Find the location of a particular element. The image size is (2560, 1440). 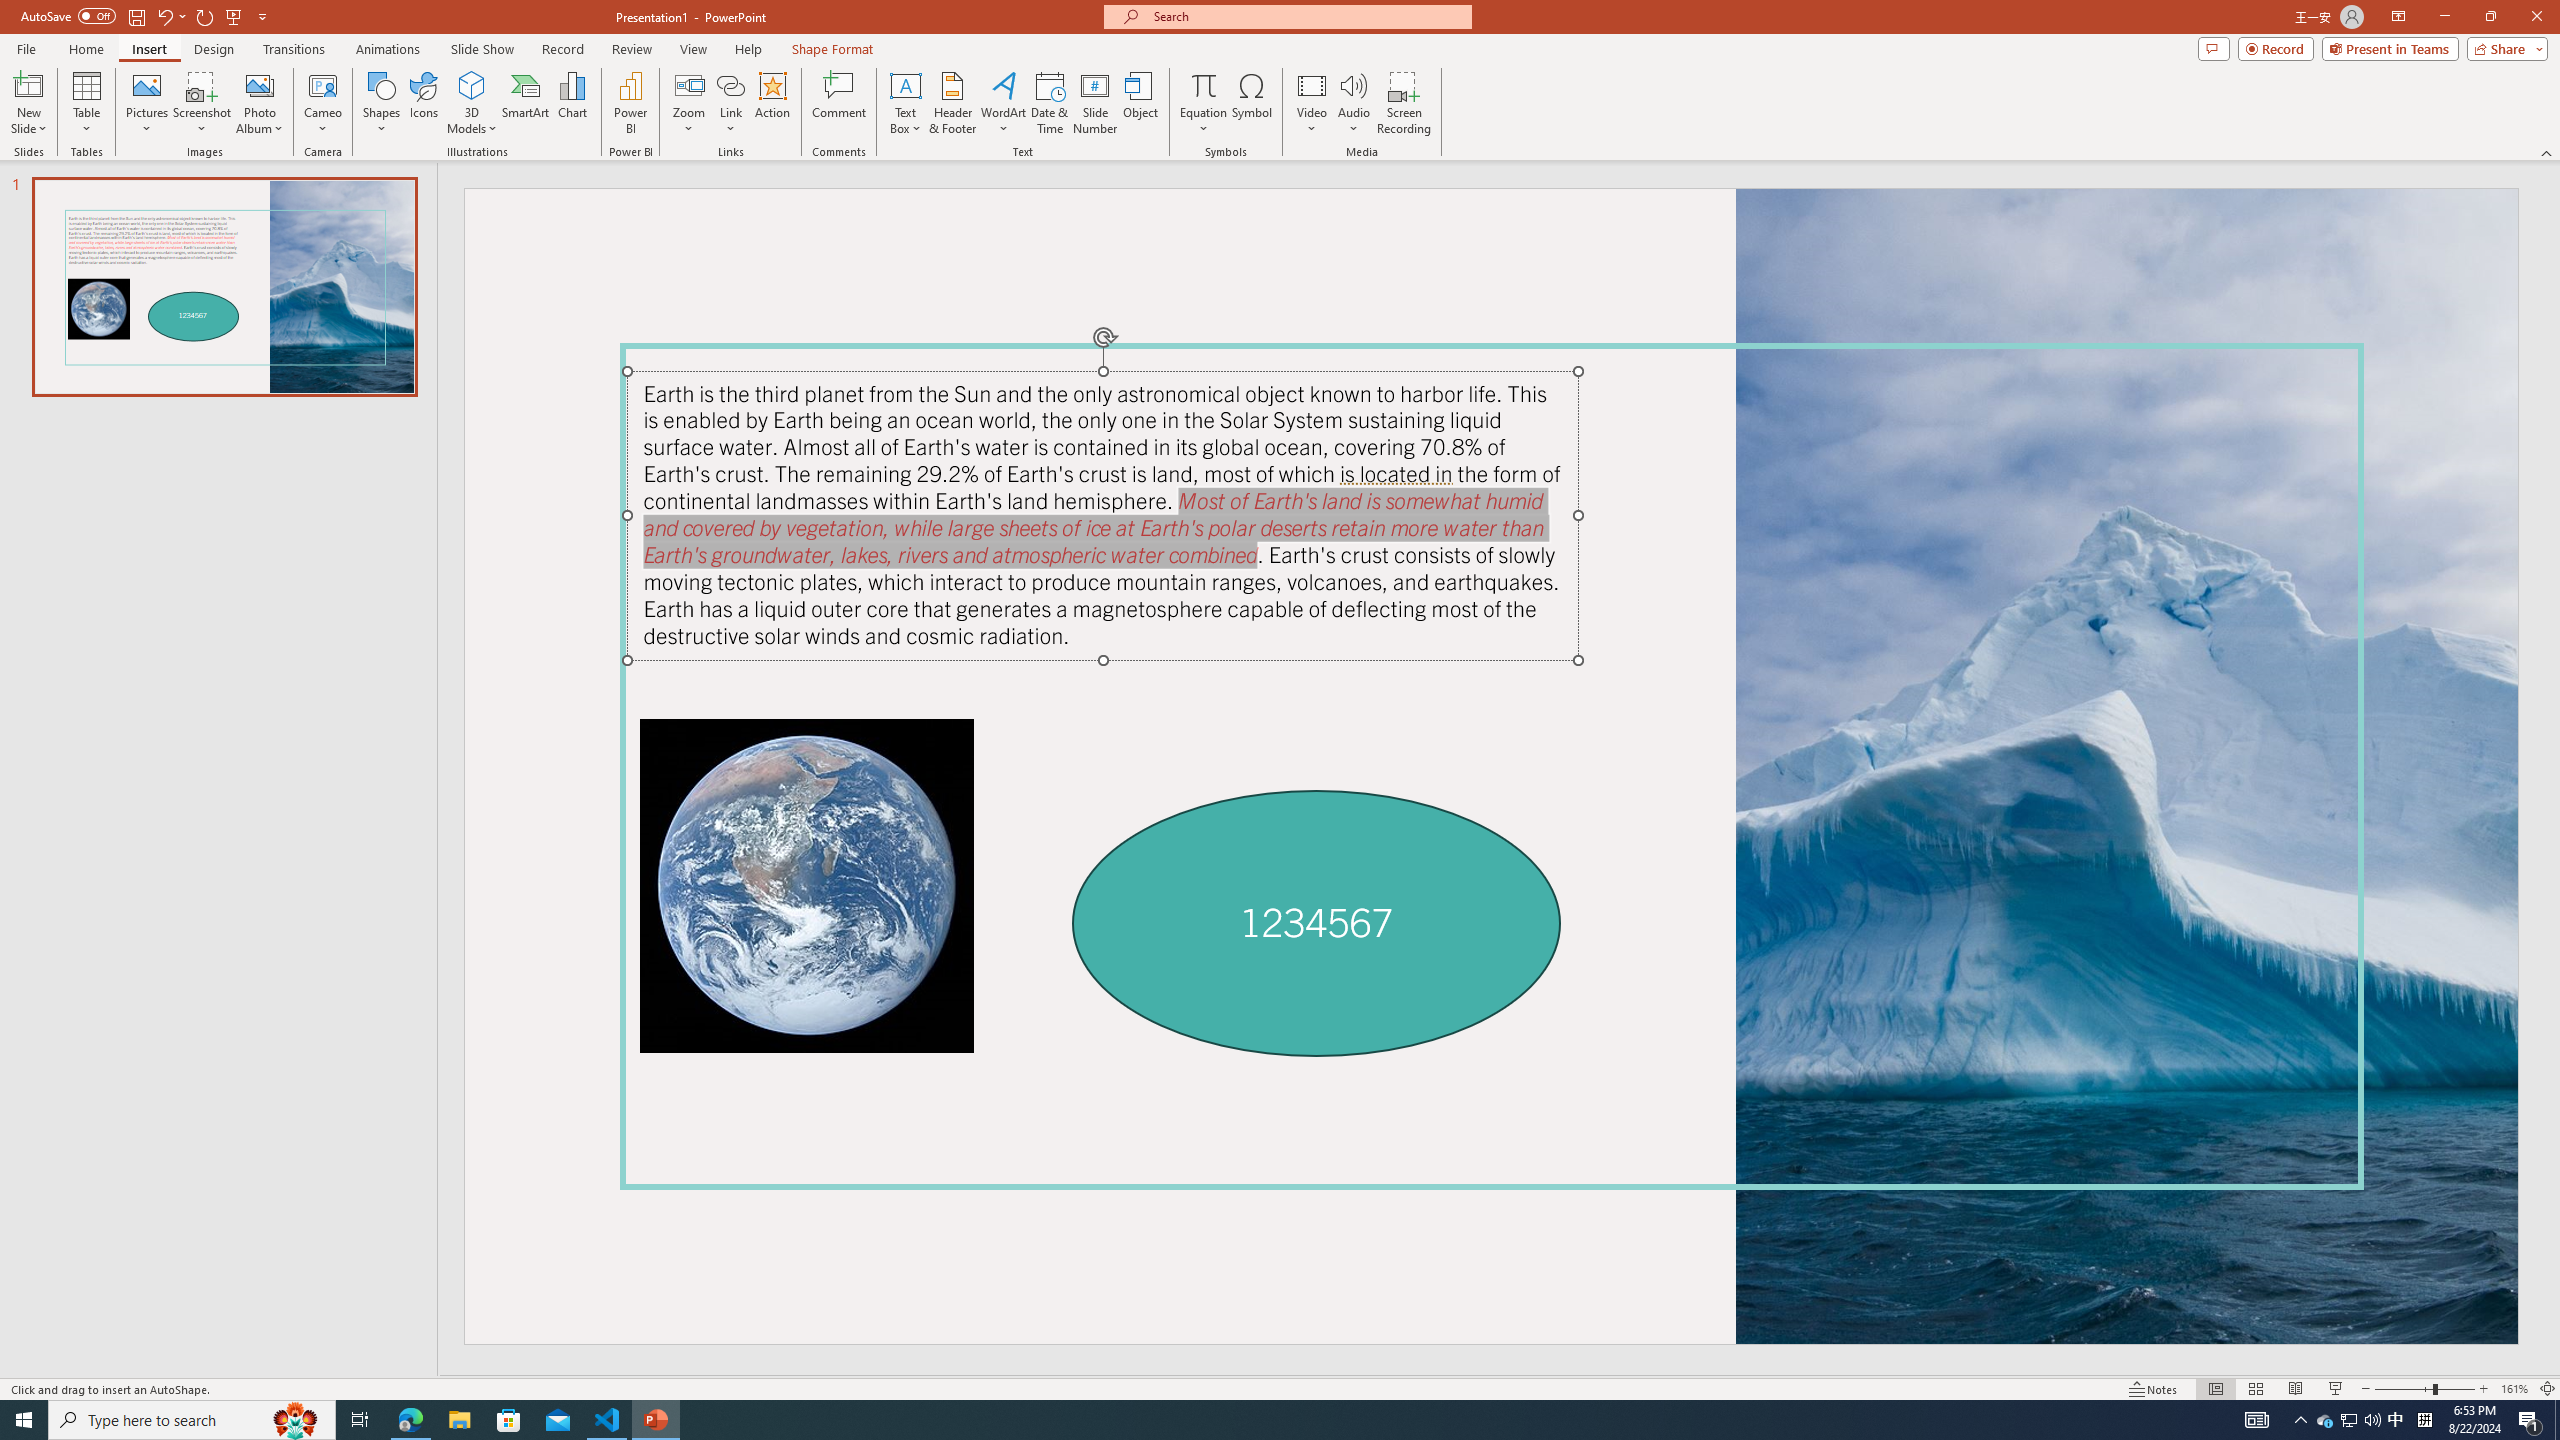

'Icons' is located at coordinates (423, 103).